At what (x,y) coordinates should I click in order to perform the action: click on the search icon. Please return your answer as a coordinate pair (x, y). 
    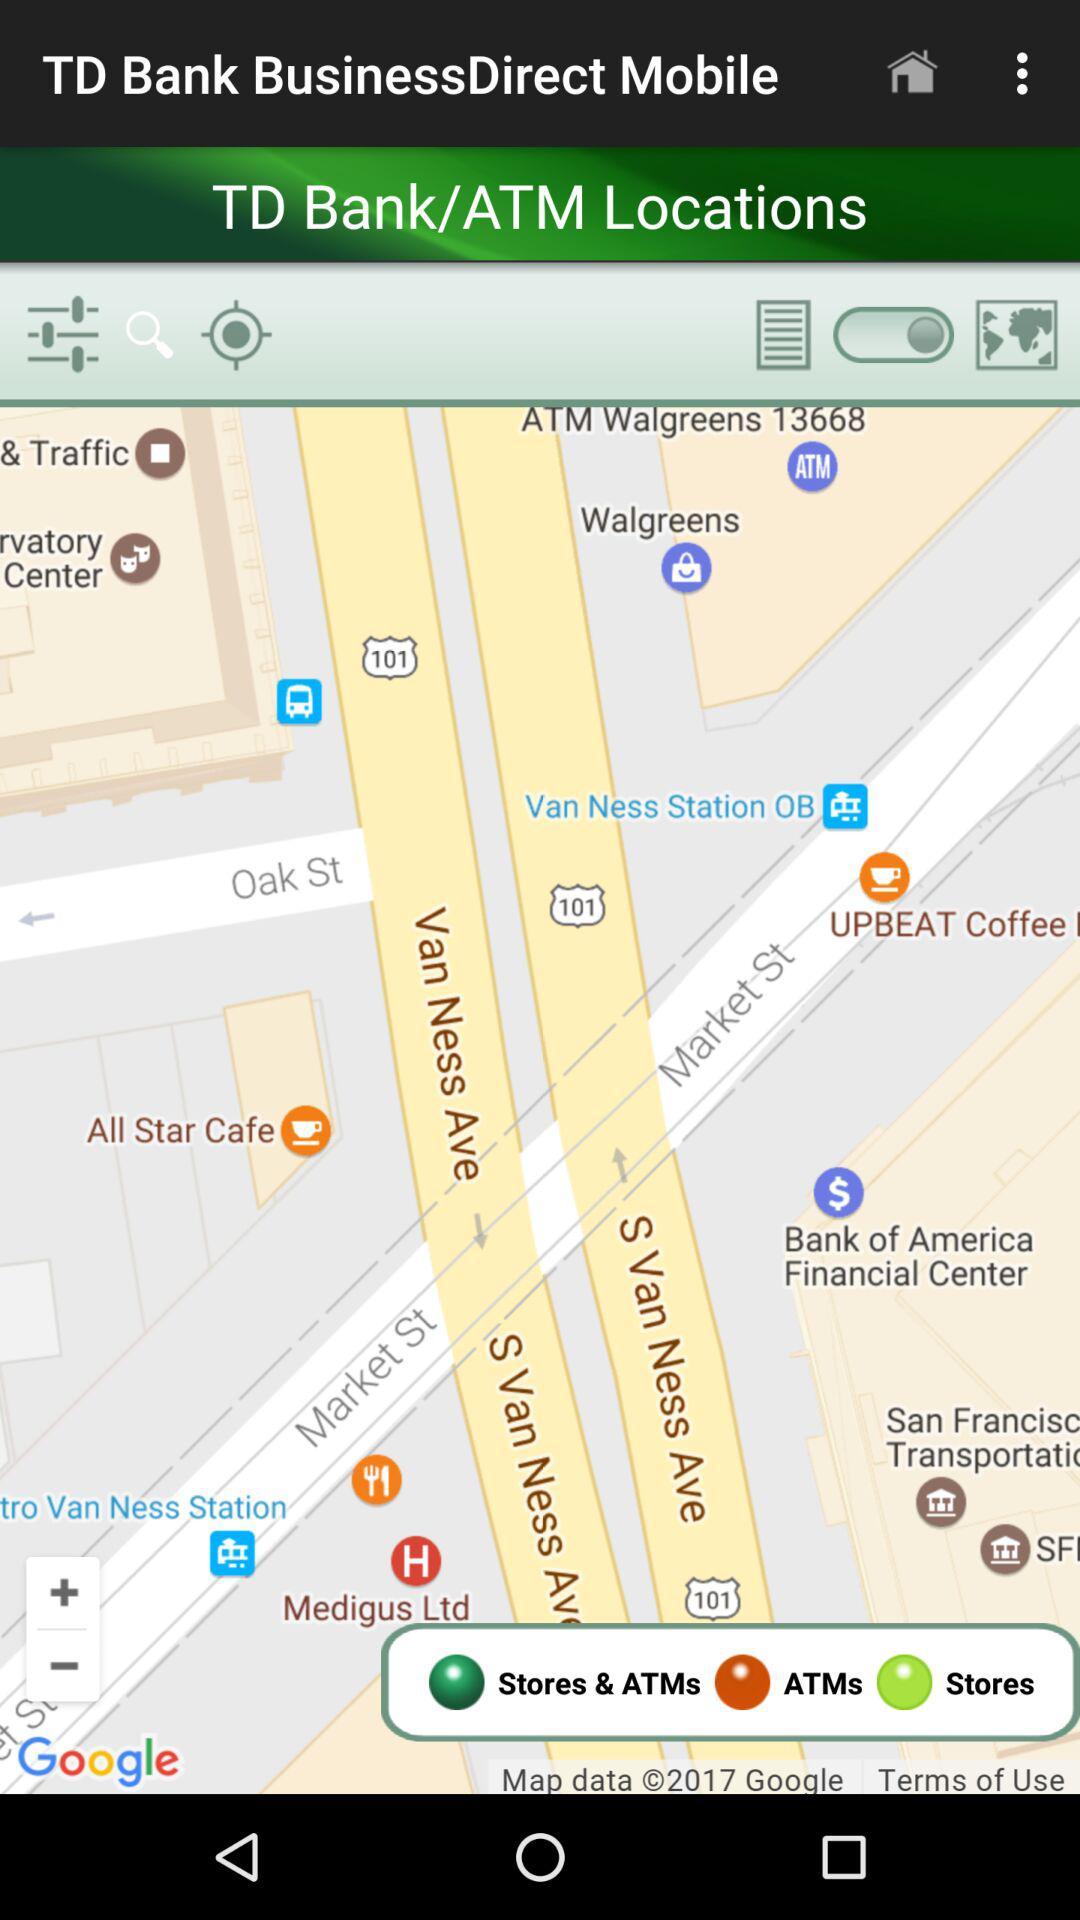
    Looking at the image, I should click on (148, 334).